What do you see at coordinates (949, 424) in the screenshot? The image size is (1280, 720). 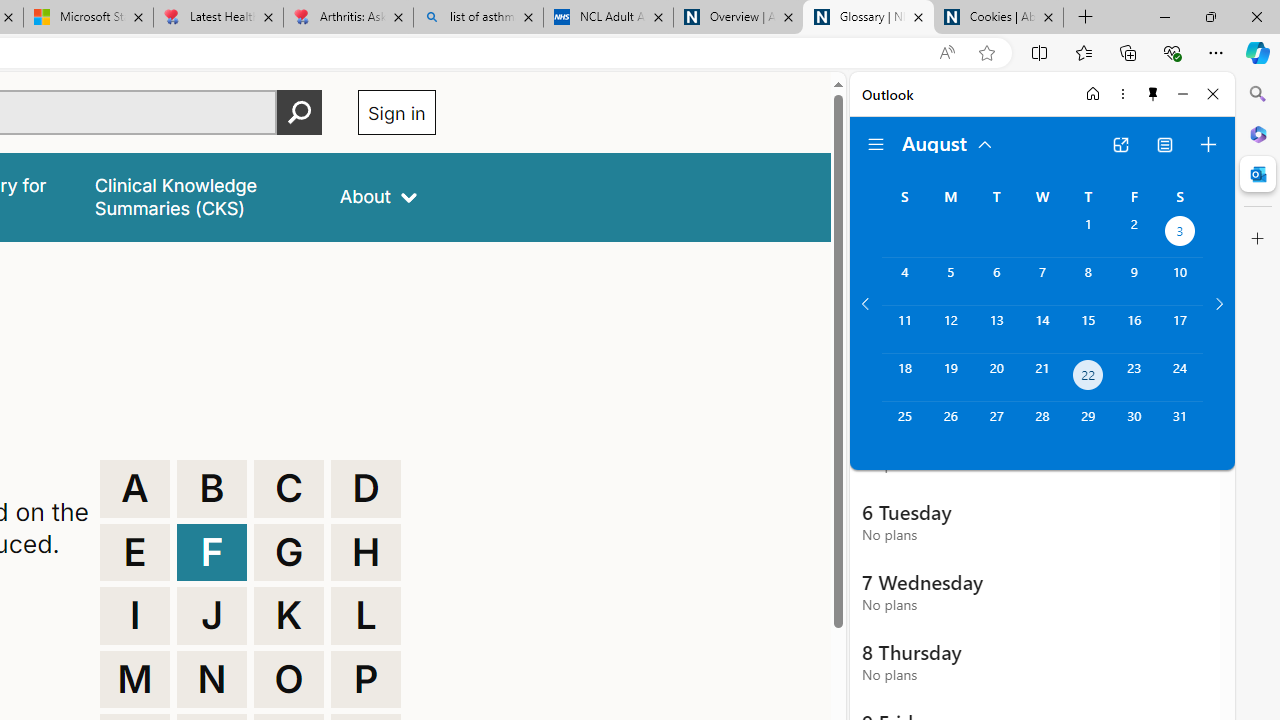 I see `'Monday, August 26, 2024. '` at bounding box center [949, 424].